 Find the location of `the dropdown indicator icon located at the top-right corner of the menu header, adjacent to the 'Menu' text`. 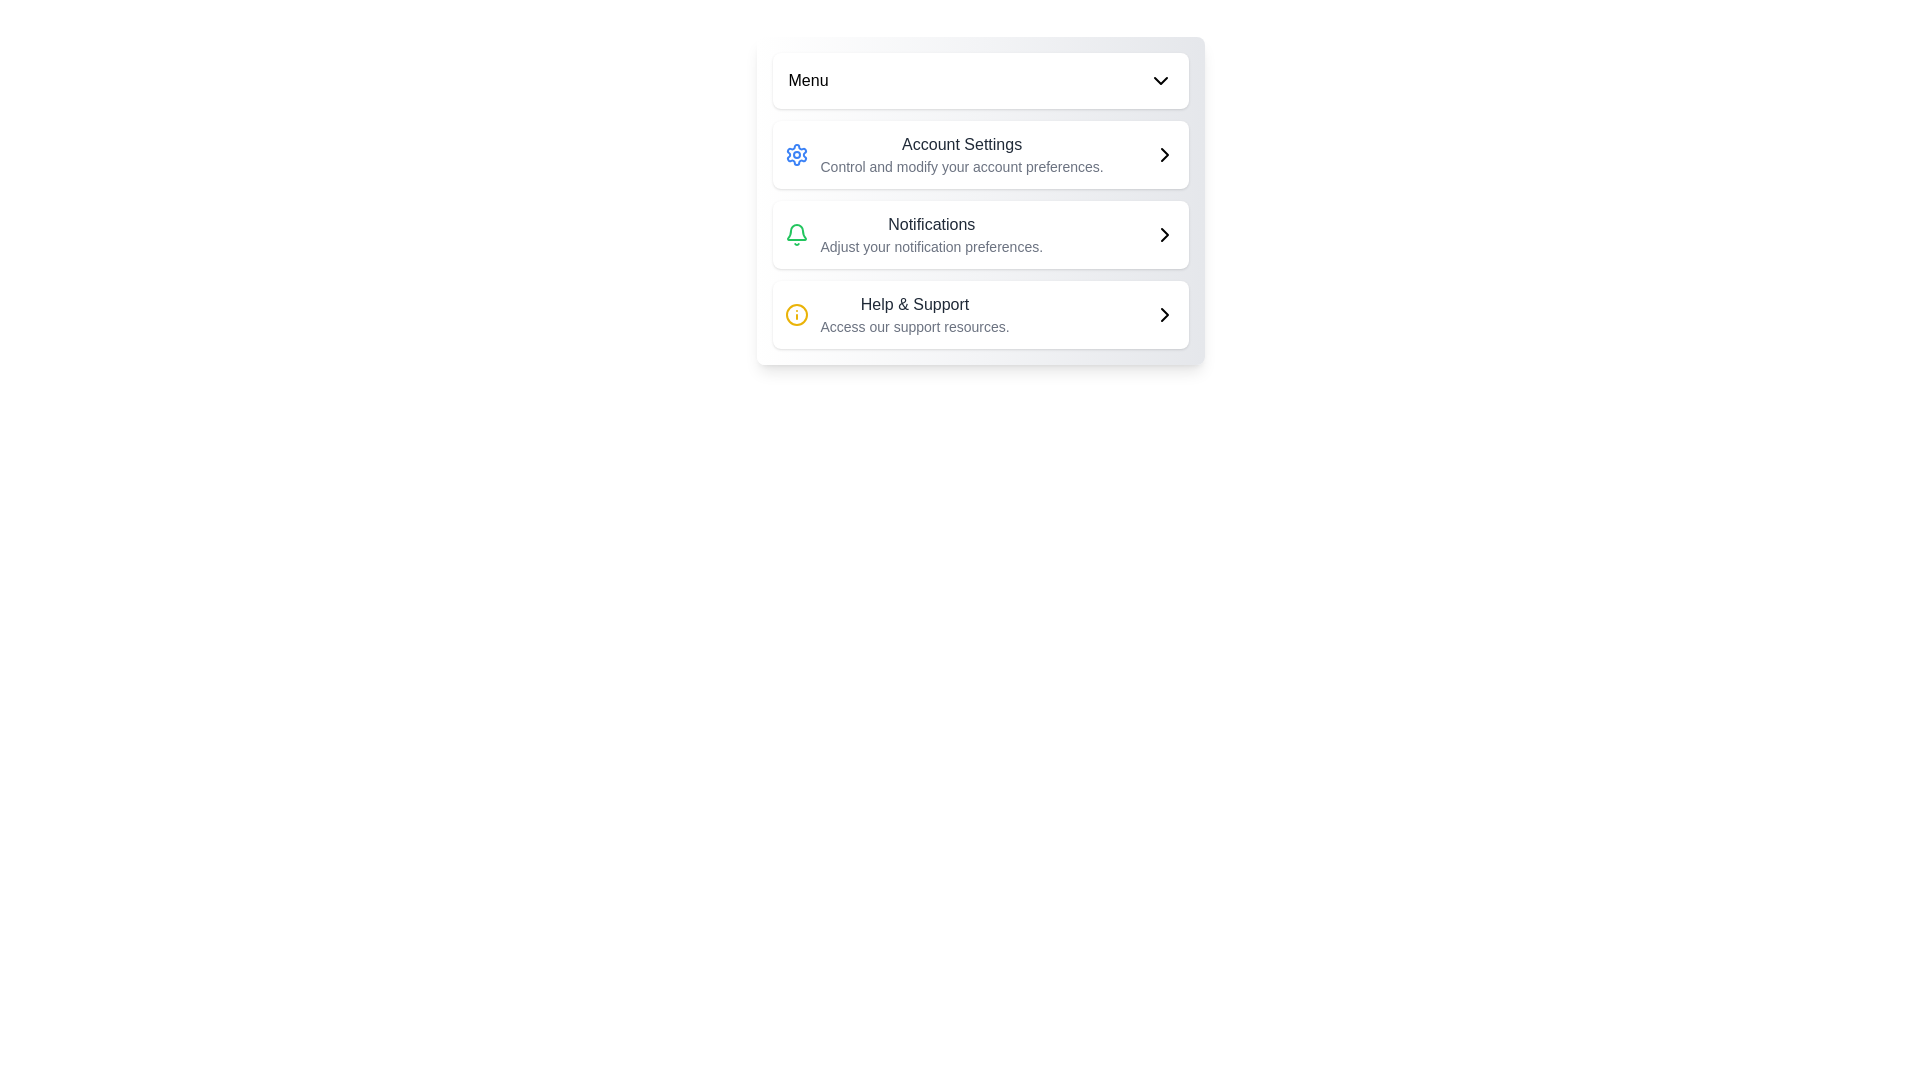

the dropdown indicator icon located at the top-right corner of the menu header, adjacent to the 'Menu' text is located at coordinates (1160, 80).